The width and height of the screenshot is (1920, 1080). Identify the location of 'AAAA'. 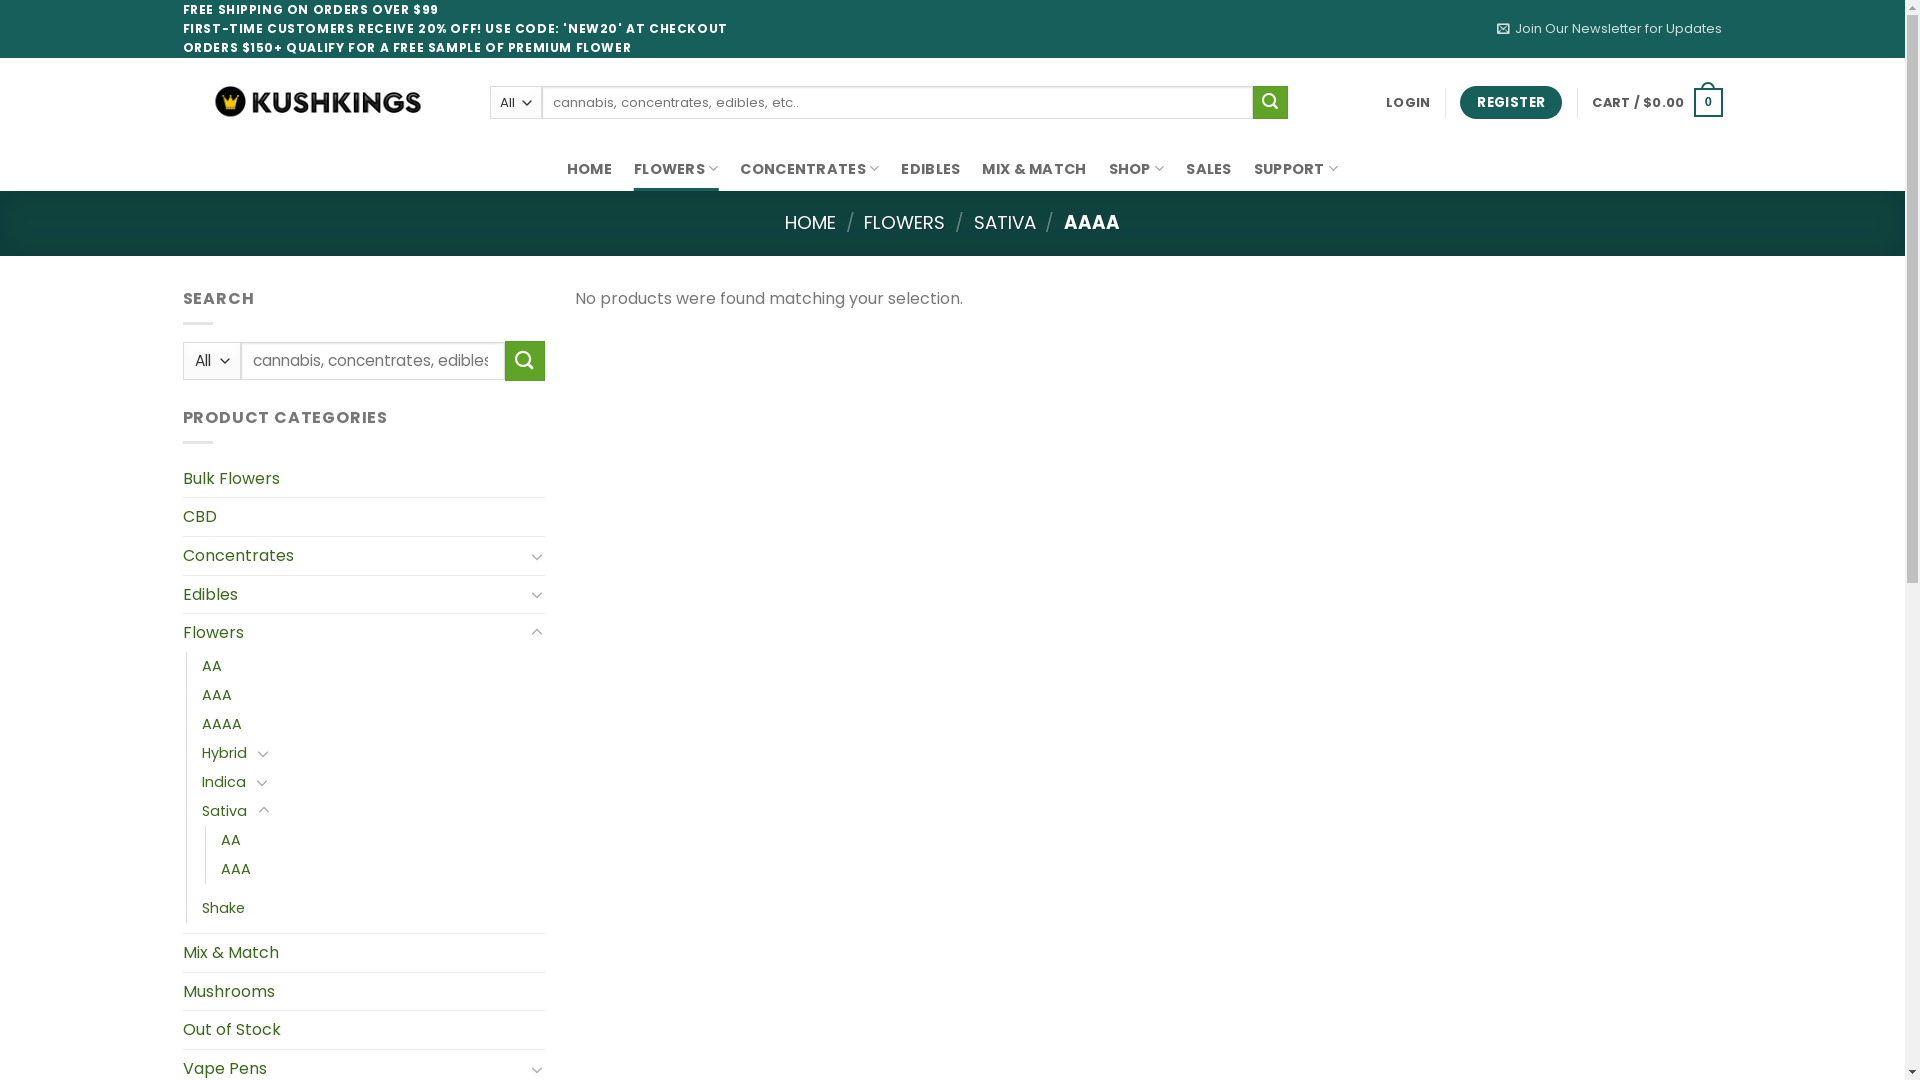
(201, 724).